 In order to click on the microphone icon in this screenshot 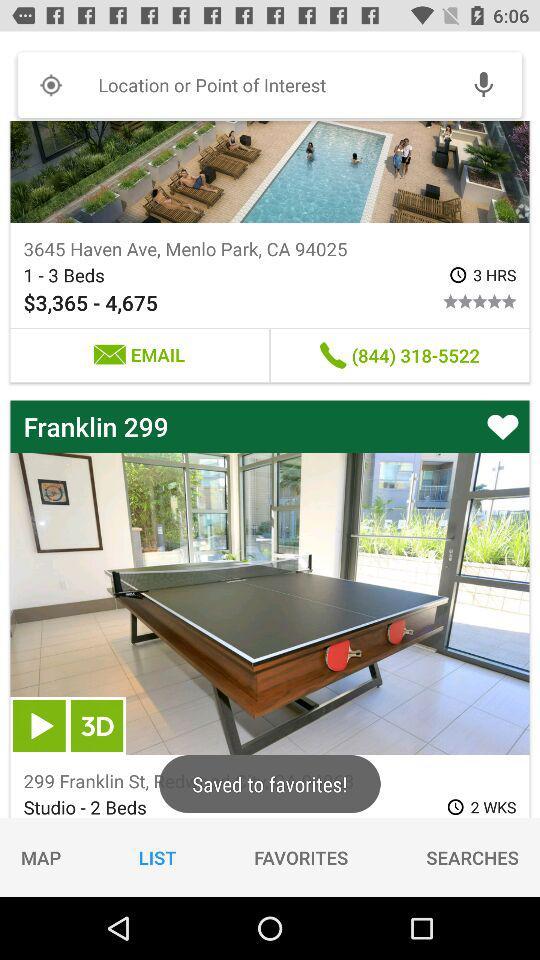, I will do `click(482, 85)`.